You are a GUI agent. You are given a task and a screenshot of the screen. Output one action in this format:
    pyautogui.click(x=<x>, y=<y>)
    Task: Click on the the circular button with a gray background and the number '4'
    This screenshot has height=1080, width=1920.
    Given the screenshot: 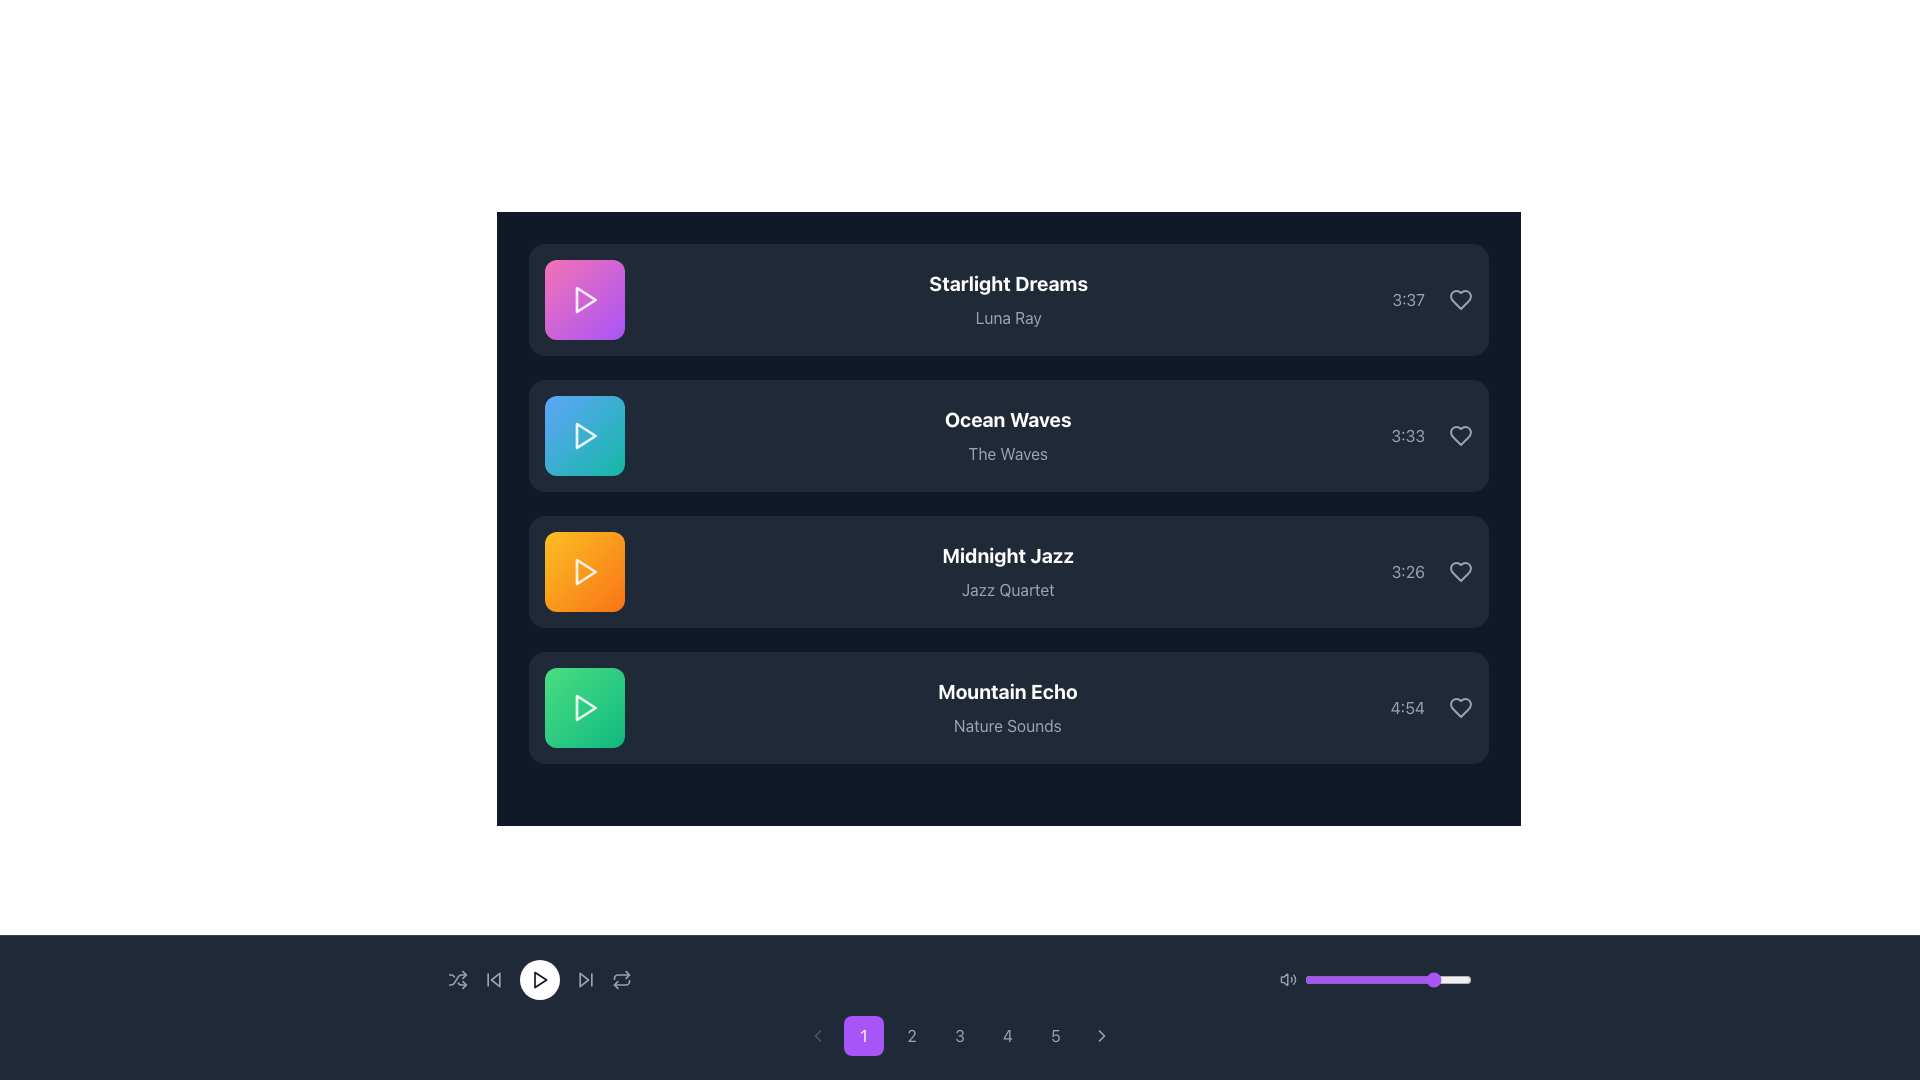 What is the action you would take?
    pyautogui.click(x=1008, y=1035)
    